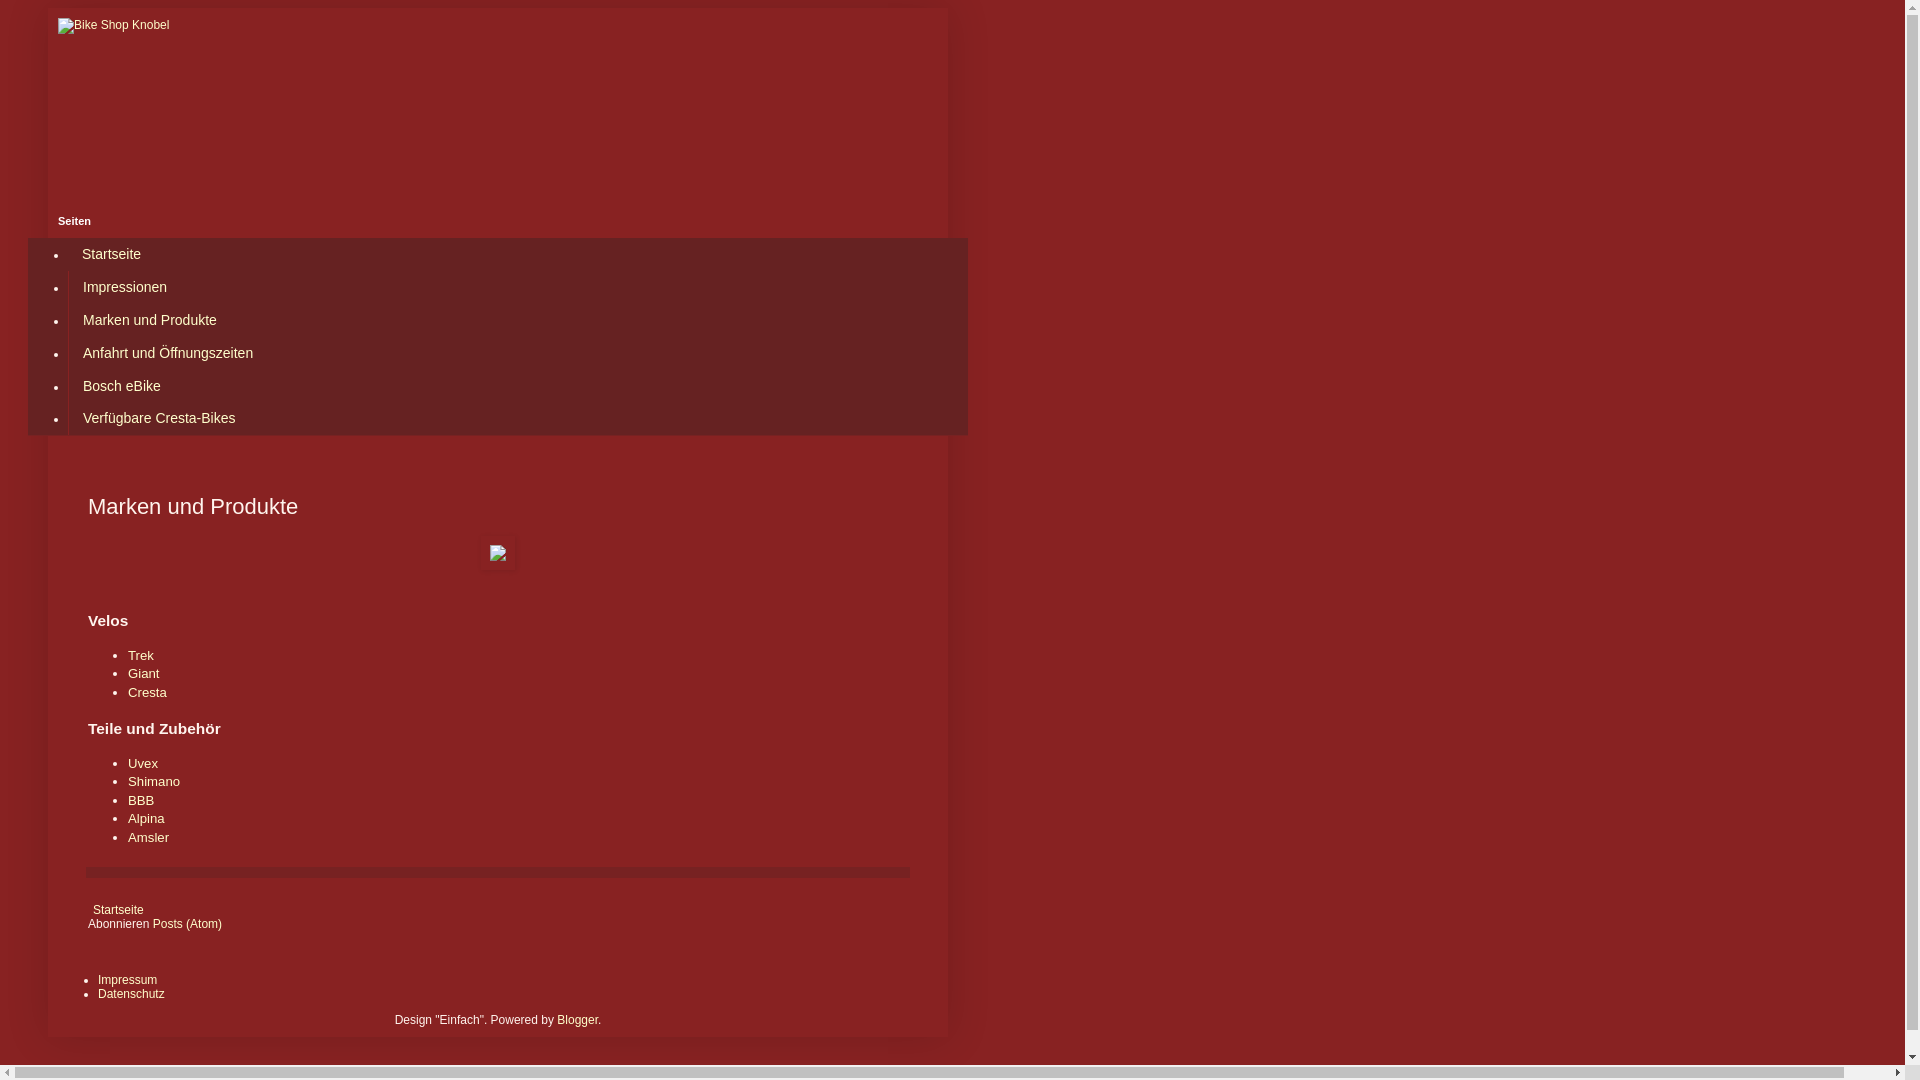 The height and width of the screenshot is (1080, 1920). Describe the element at coordinates (117, 910) in the screenshot. I see `'Startseite'` at that location.